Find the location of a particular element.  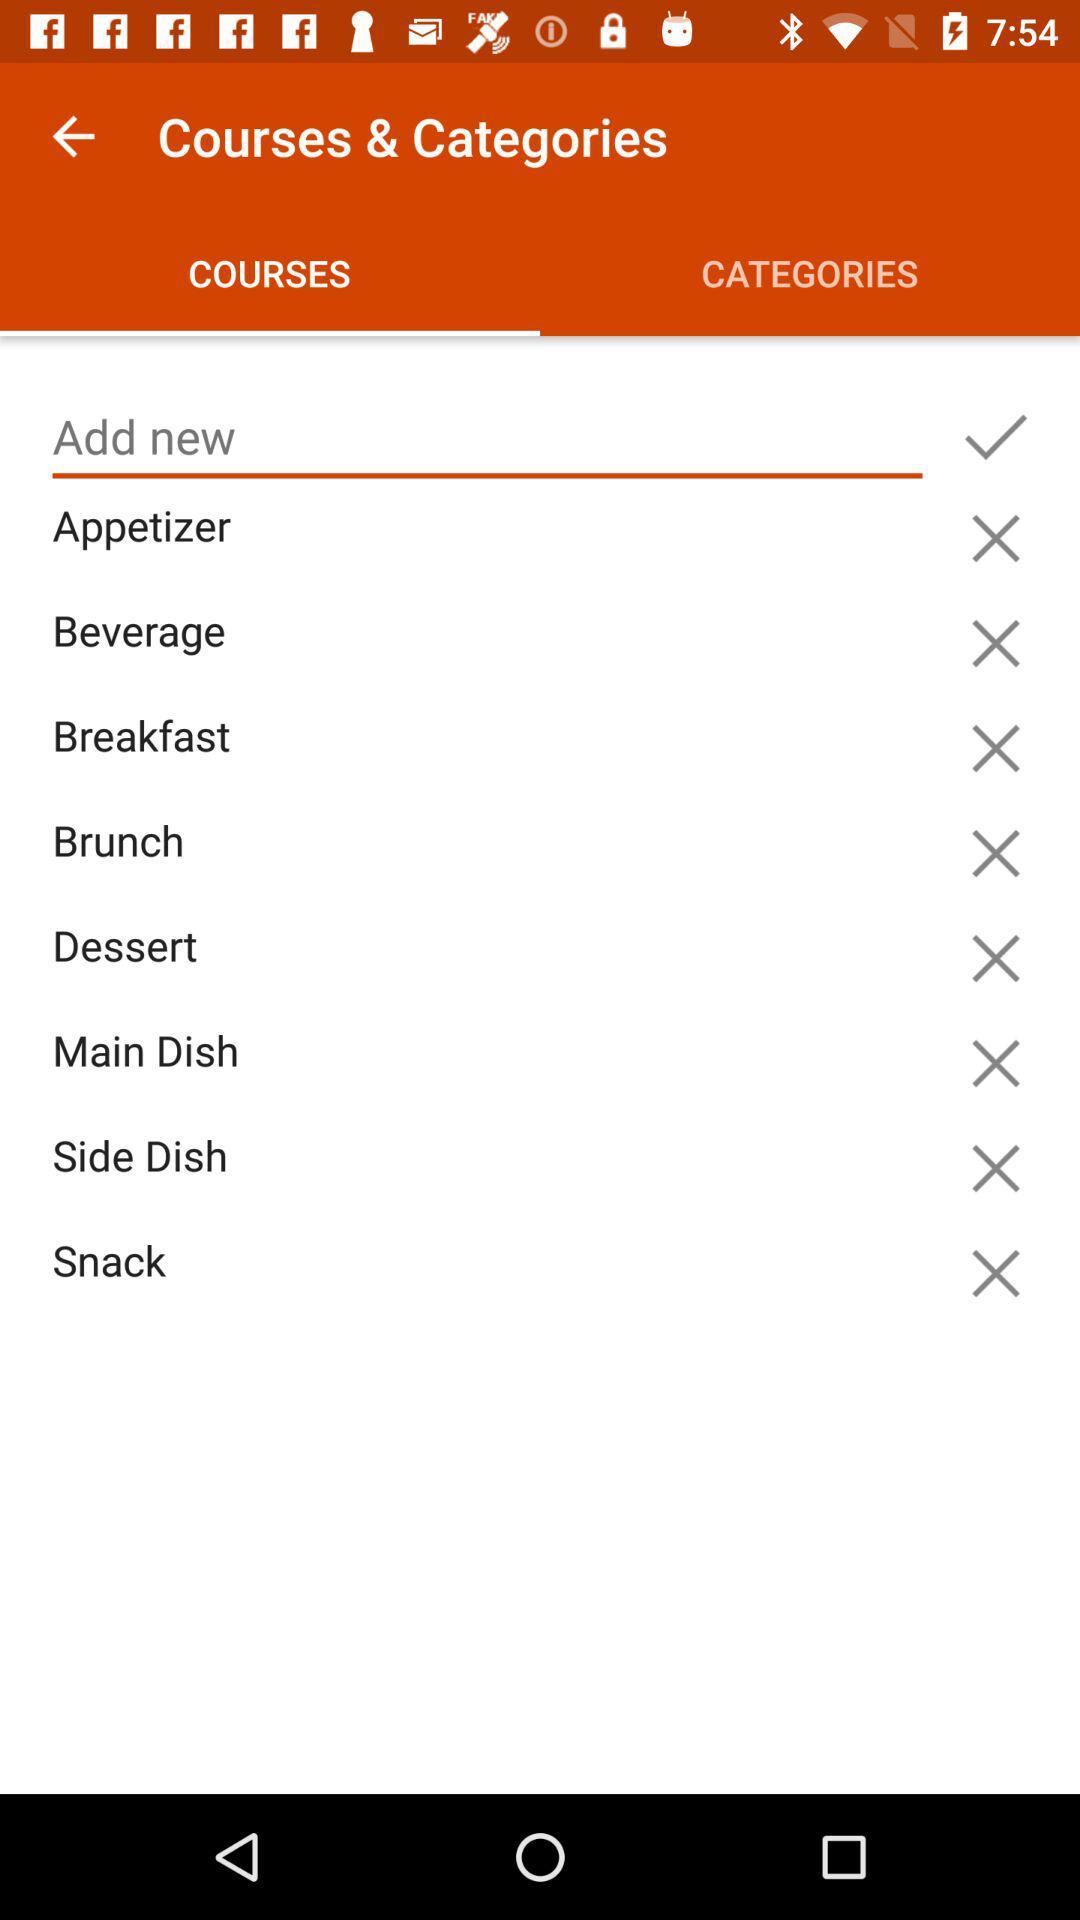

do n't add breakfast is located at coordinates (995, 747).